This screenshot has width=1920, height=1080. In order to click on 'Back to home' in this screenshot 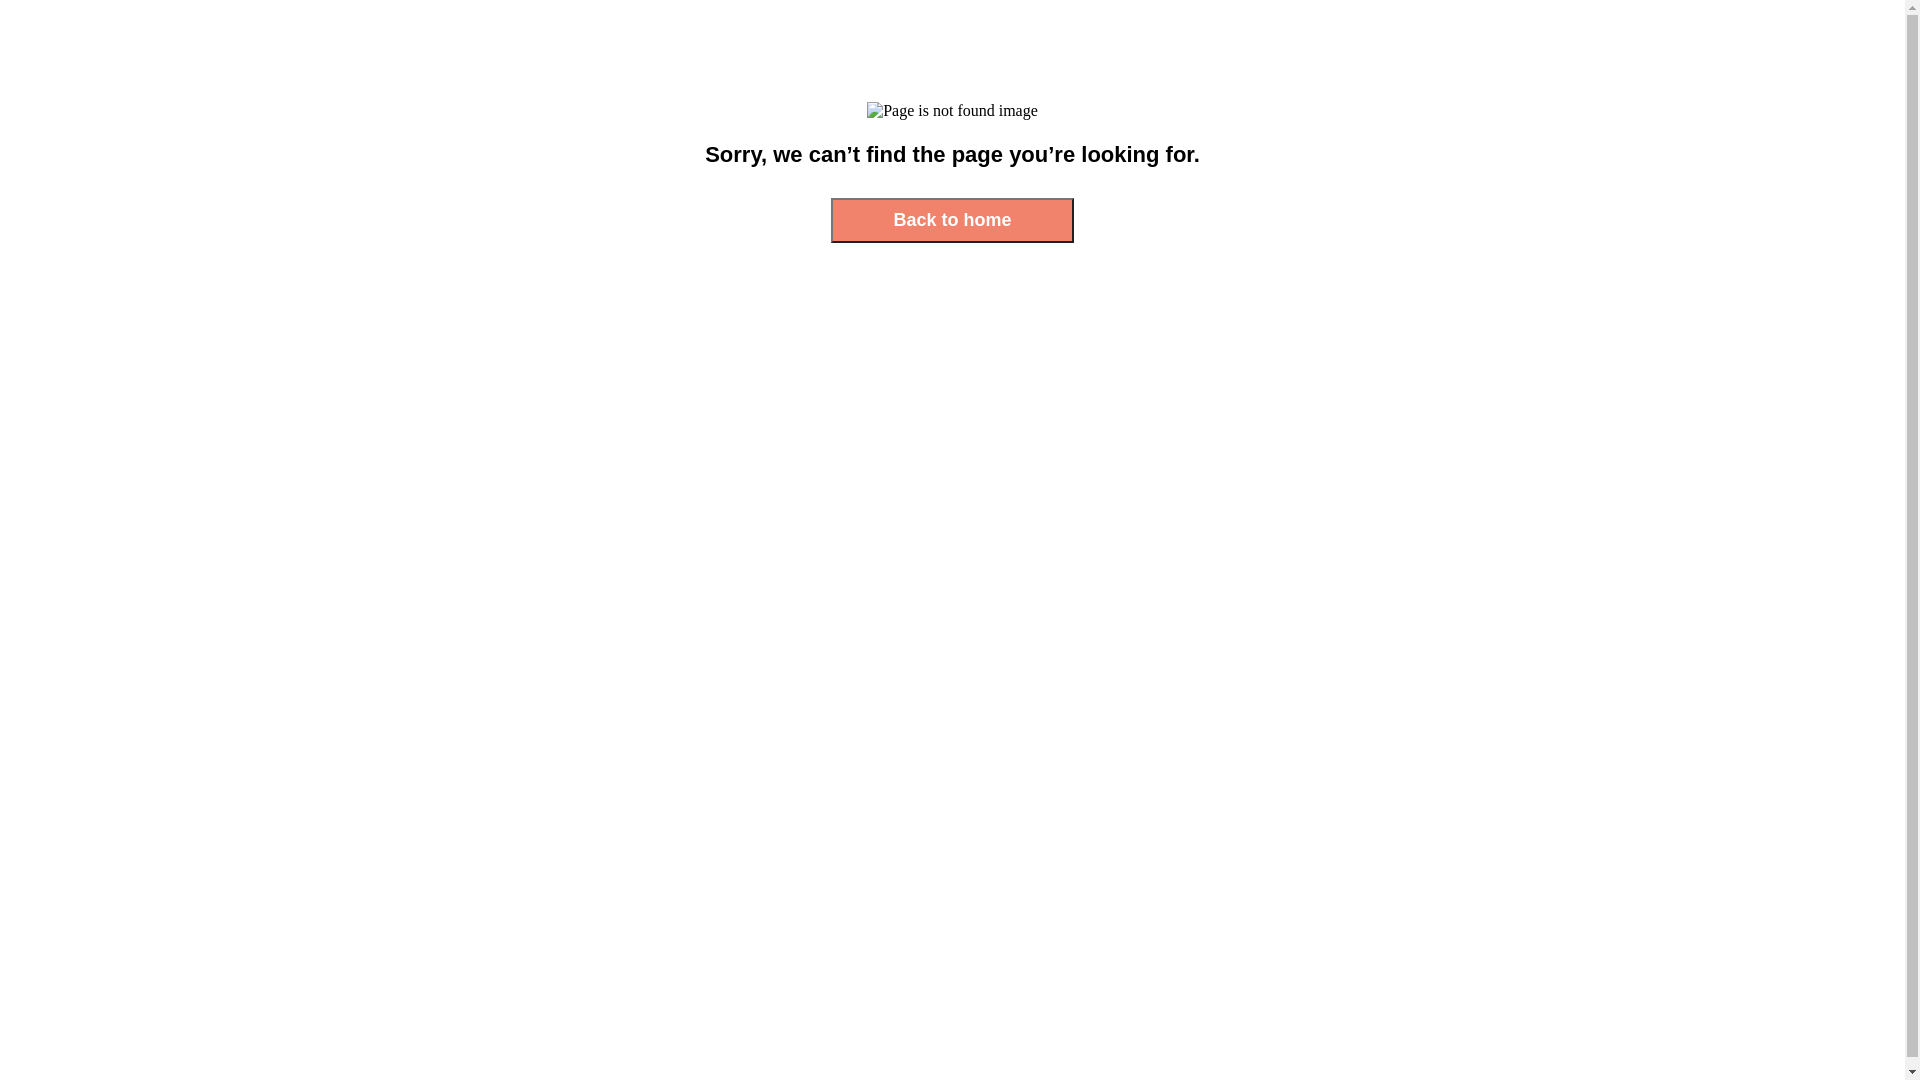, I will do `click(950, 220)`.